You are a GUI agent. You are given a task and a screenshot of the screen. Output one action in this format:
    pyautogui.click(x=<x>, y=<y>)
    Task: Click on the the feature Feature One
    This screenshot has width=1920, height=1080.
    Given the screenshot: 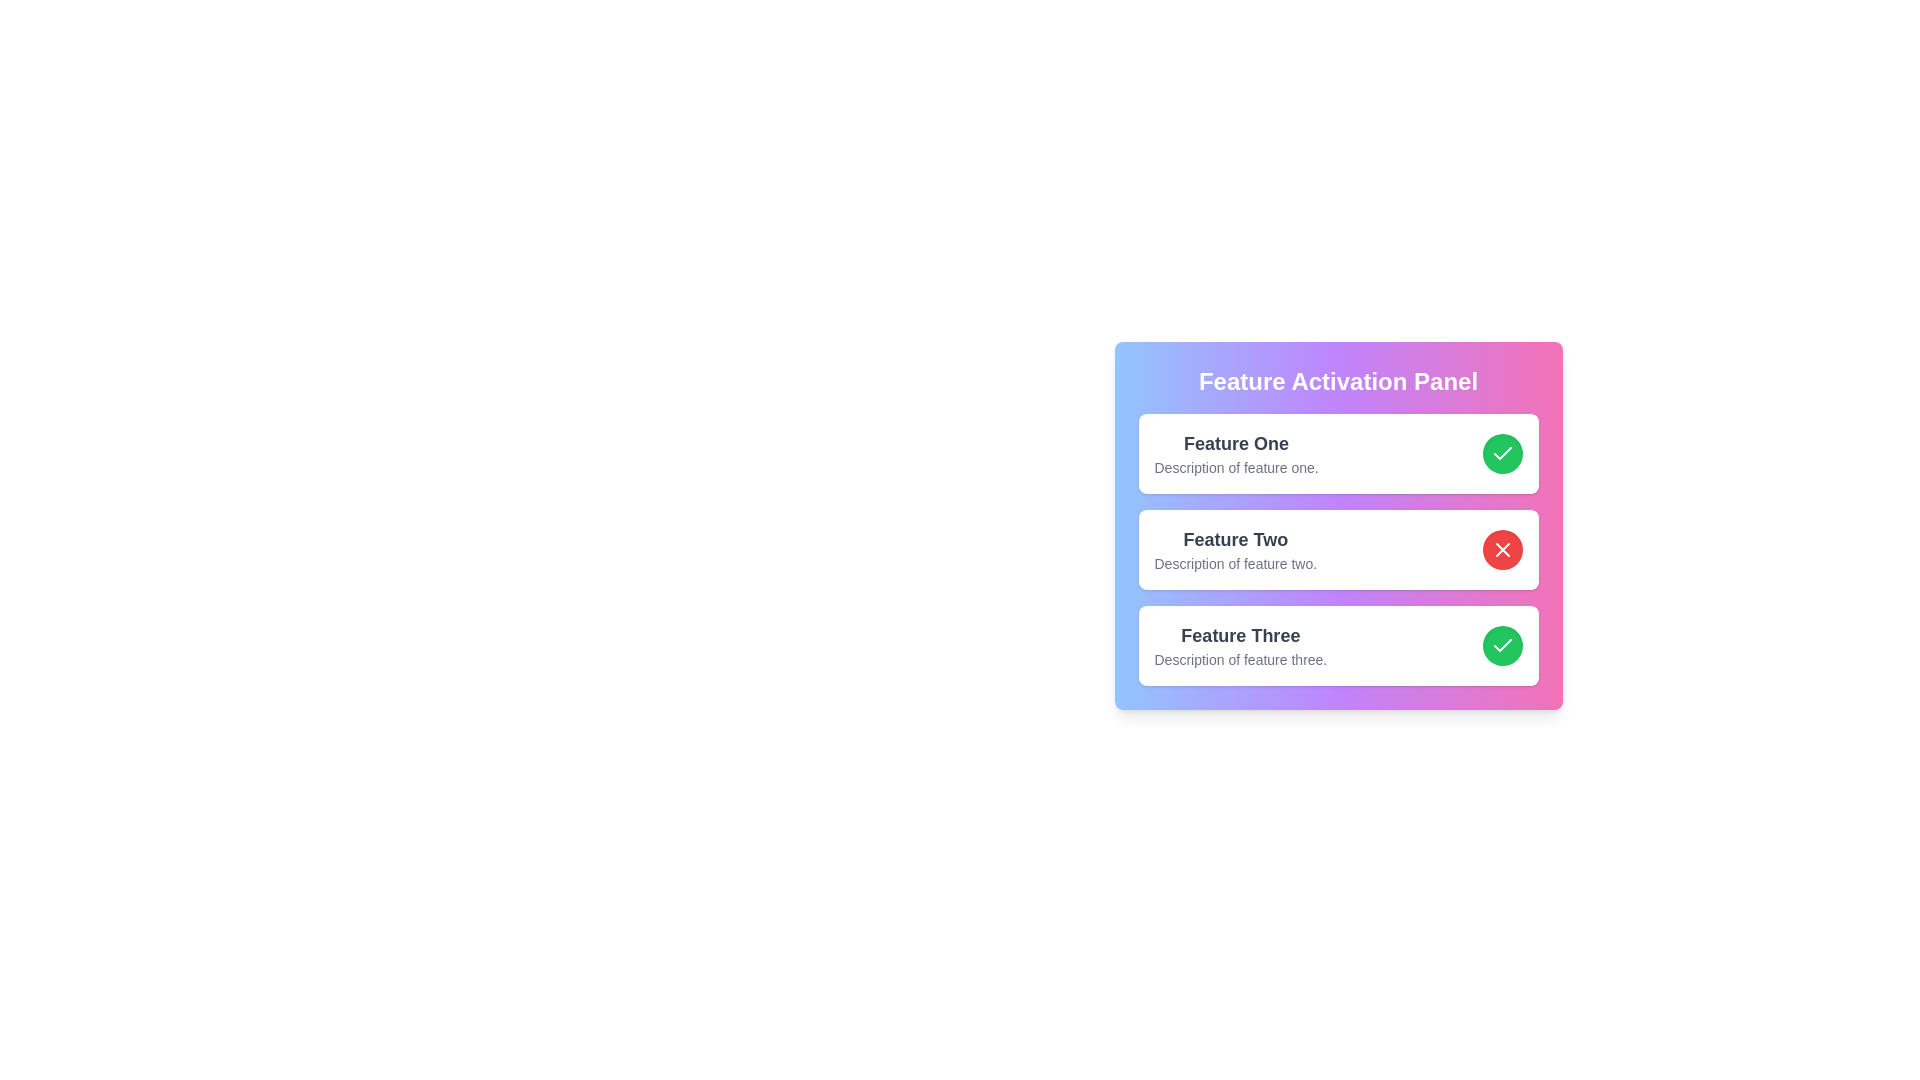 What is the action you would take?
    pyautogui.click(x=1502, y=454)
    